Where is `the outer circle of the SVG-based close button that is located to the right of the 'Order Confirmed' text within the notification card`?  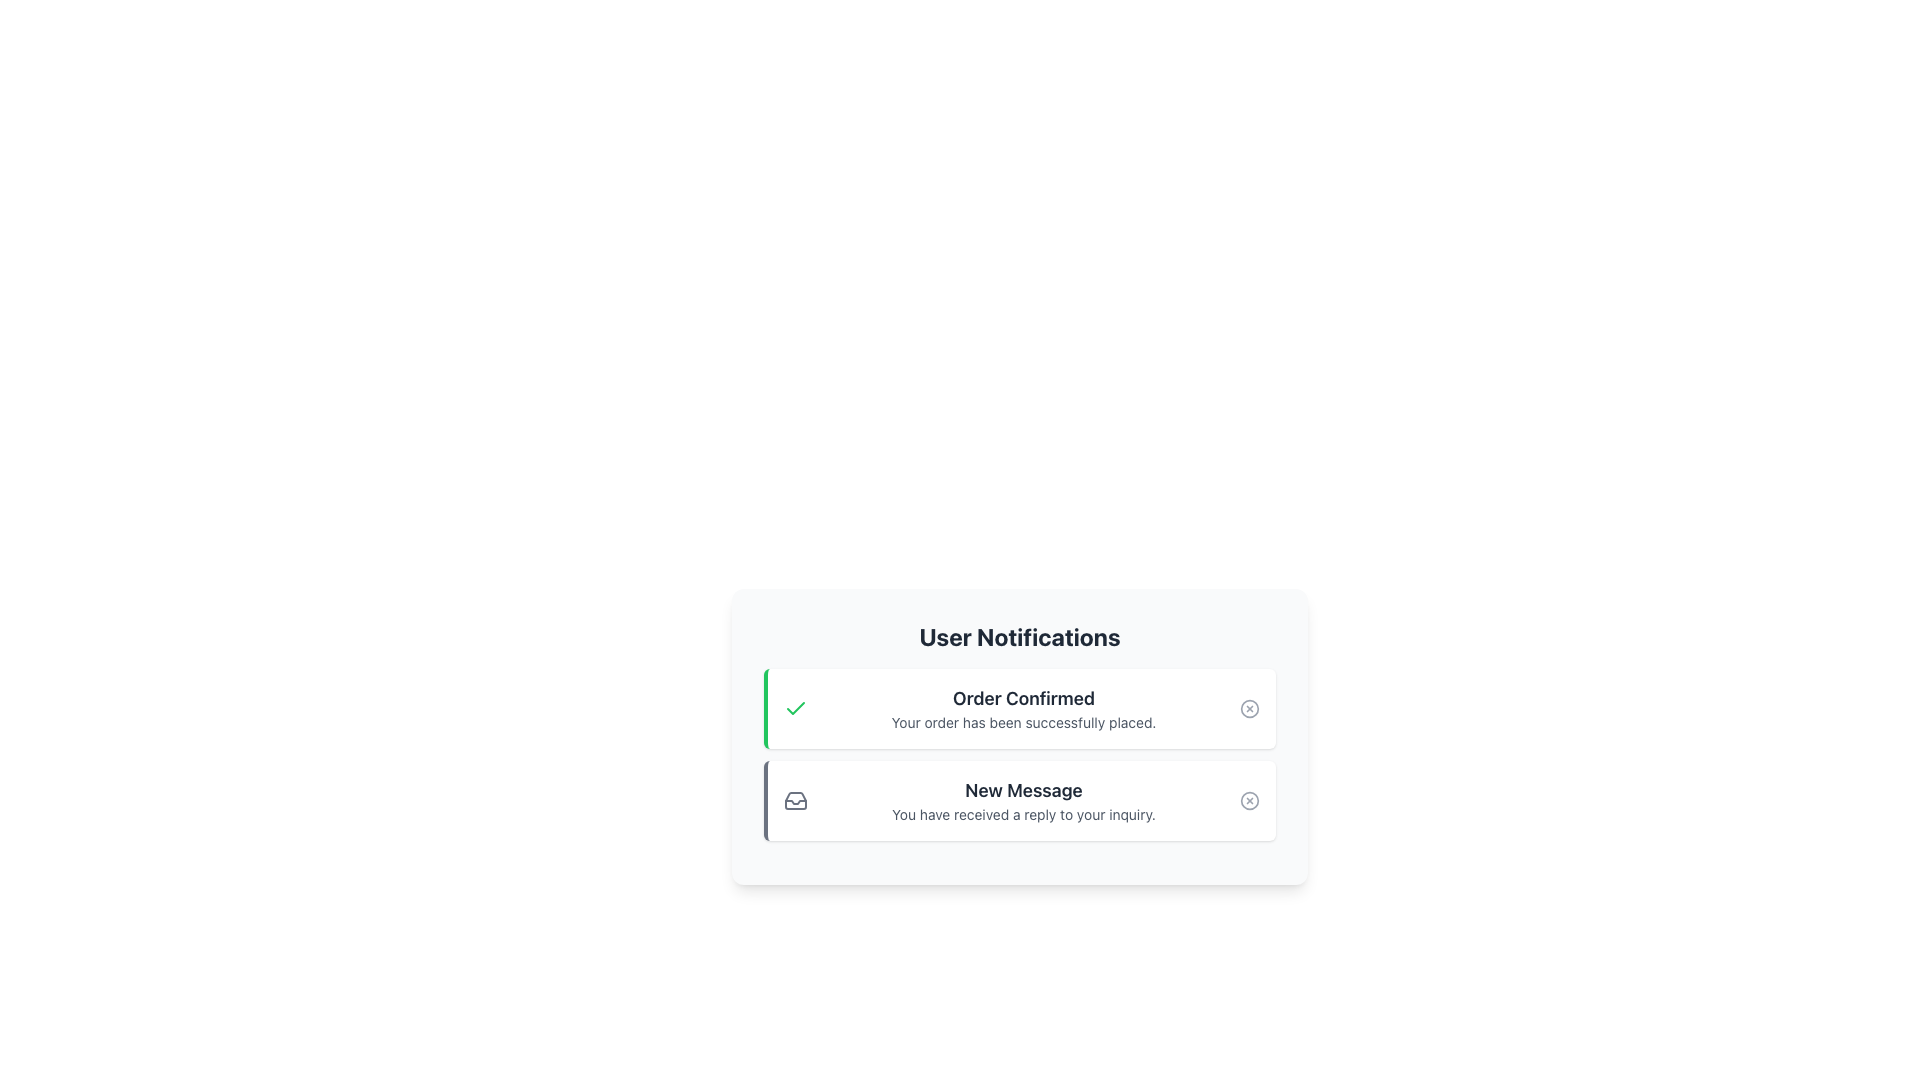
the outer circle of the SVG-based close button that is located to the right of the 'Order Confirmed' text within the notification card is located at coordinates (1248, 708).